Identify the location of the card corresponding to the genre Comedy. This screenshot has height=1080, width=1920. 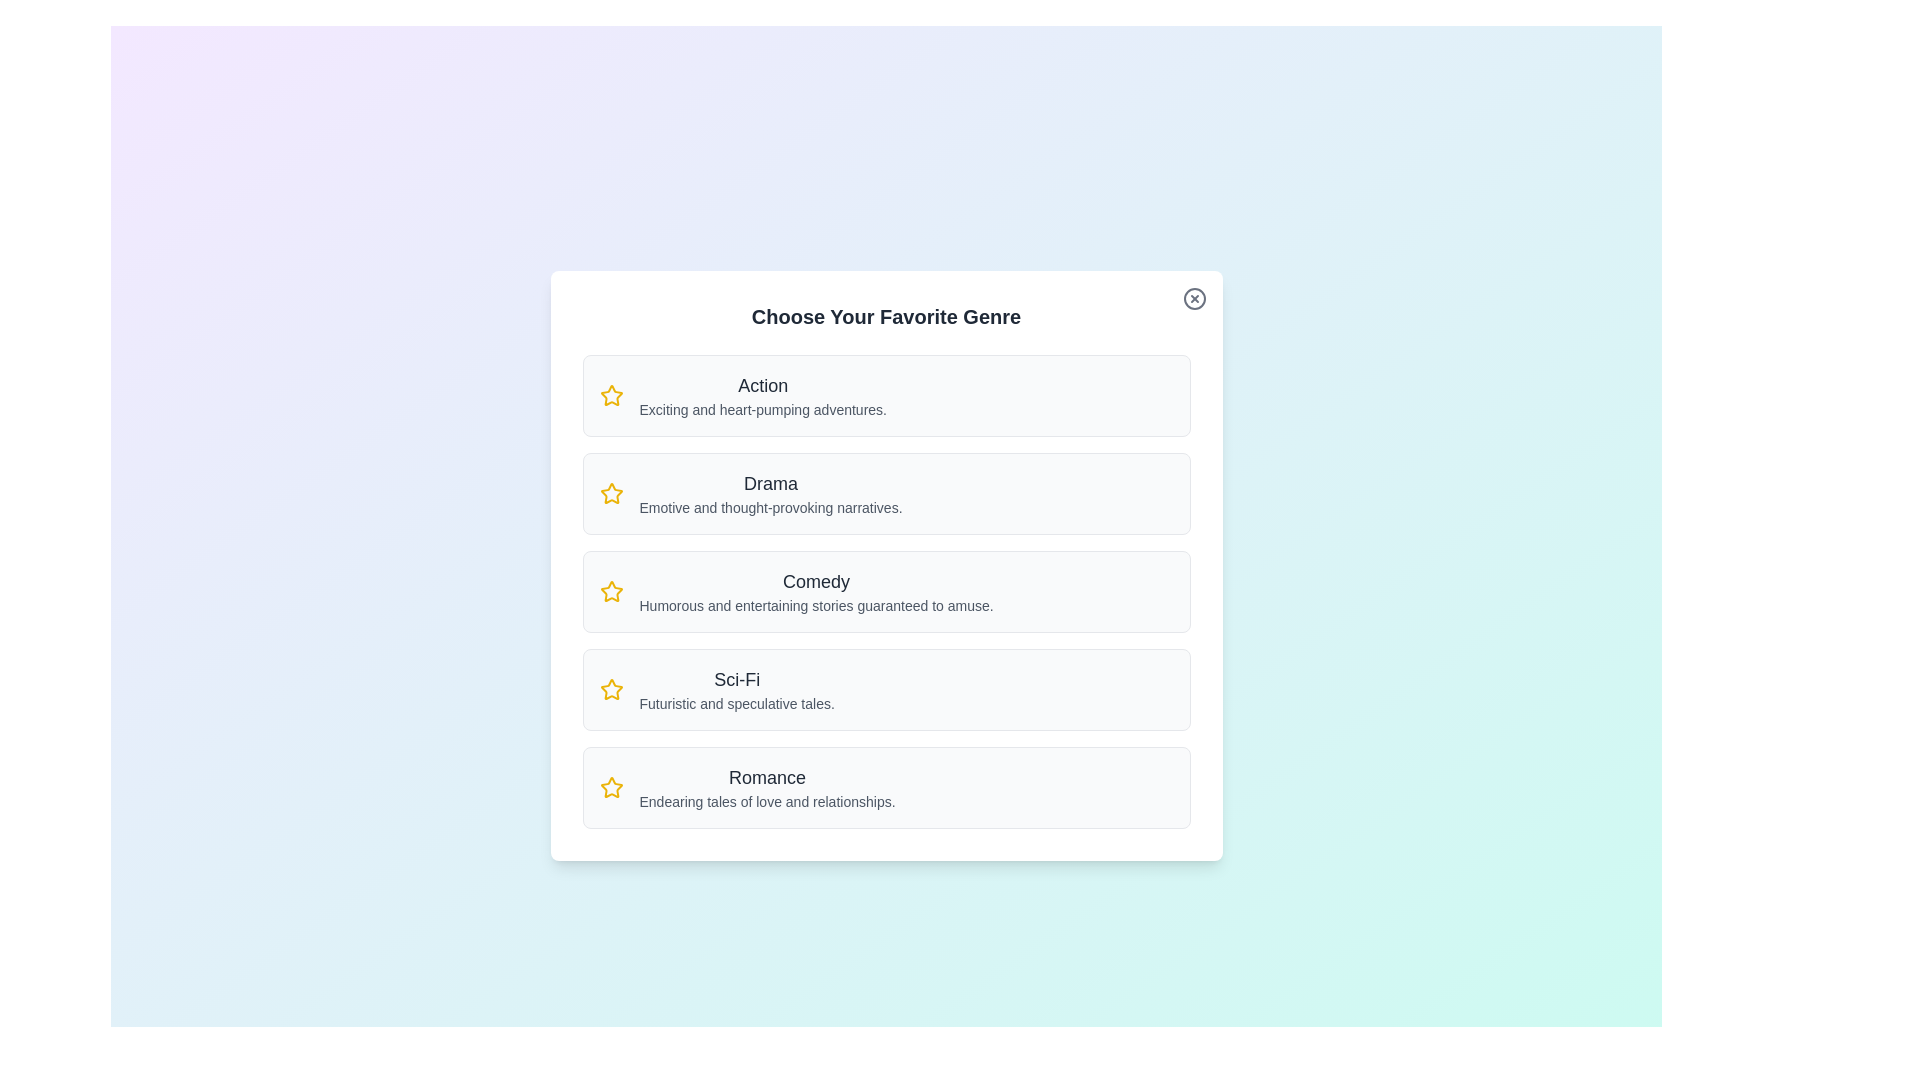
(885, 590).